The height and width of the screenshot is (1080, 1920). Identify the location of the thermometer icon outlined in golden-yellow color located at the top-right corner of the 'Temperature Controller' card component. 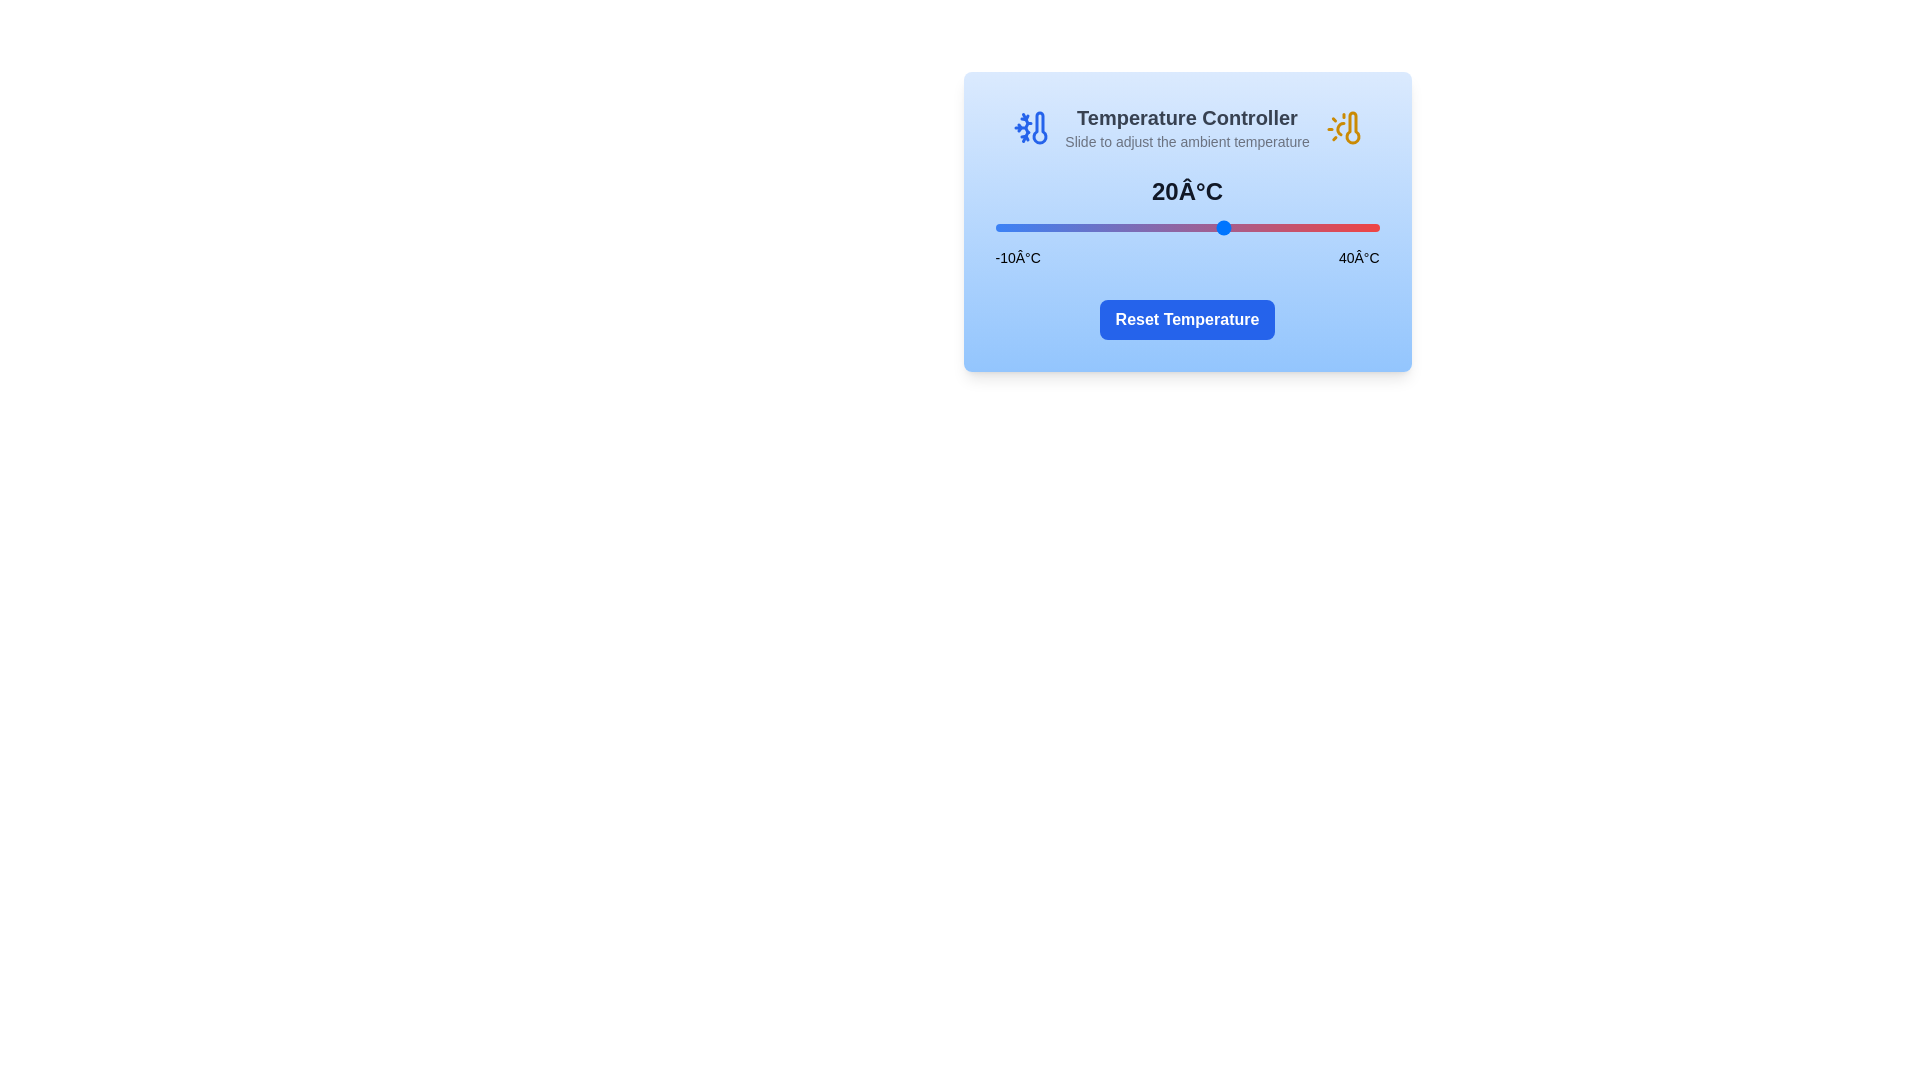
(1352, 127).